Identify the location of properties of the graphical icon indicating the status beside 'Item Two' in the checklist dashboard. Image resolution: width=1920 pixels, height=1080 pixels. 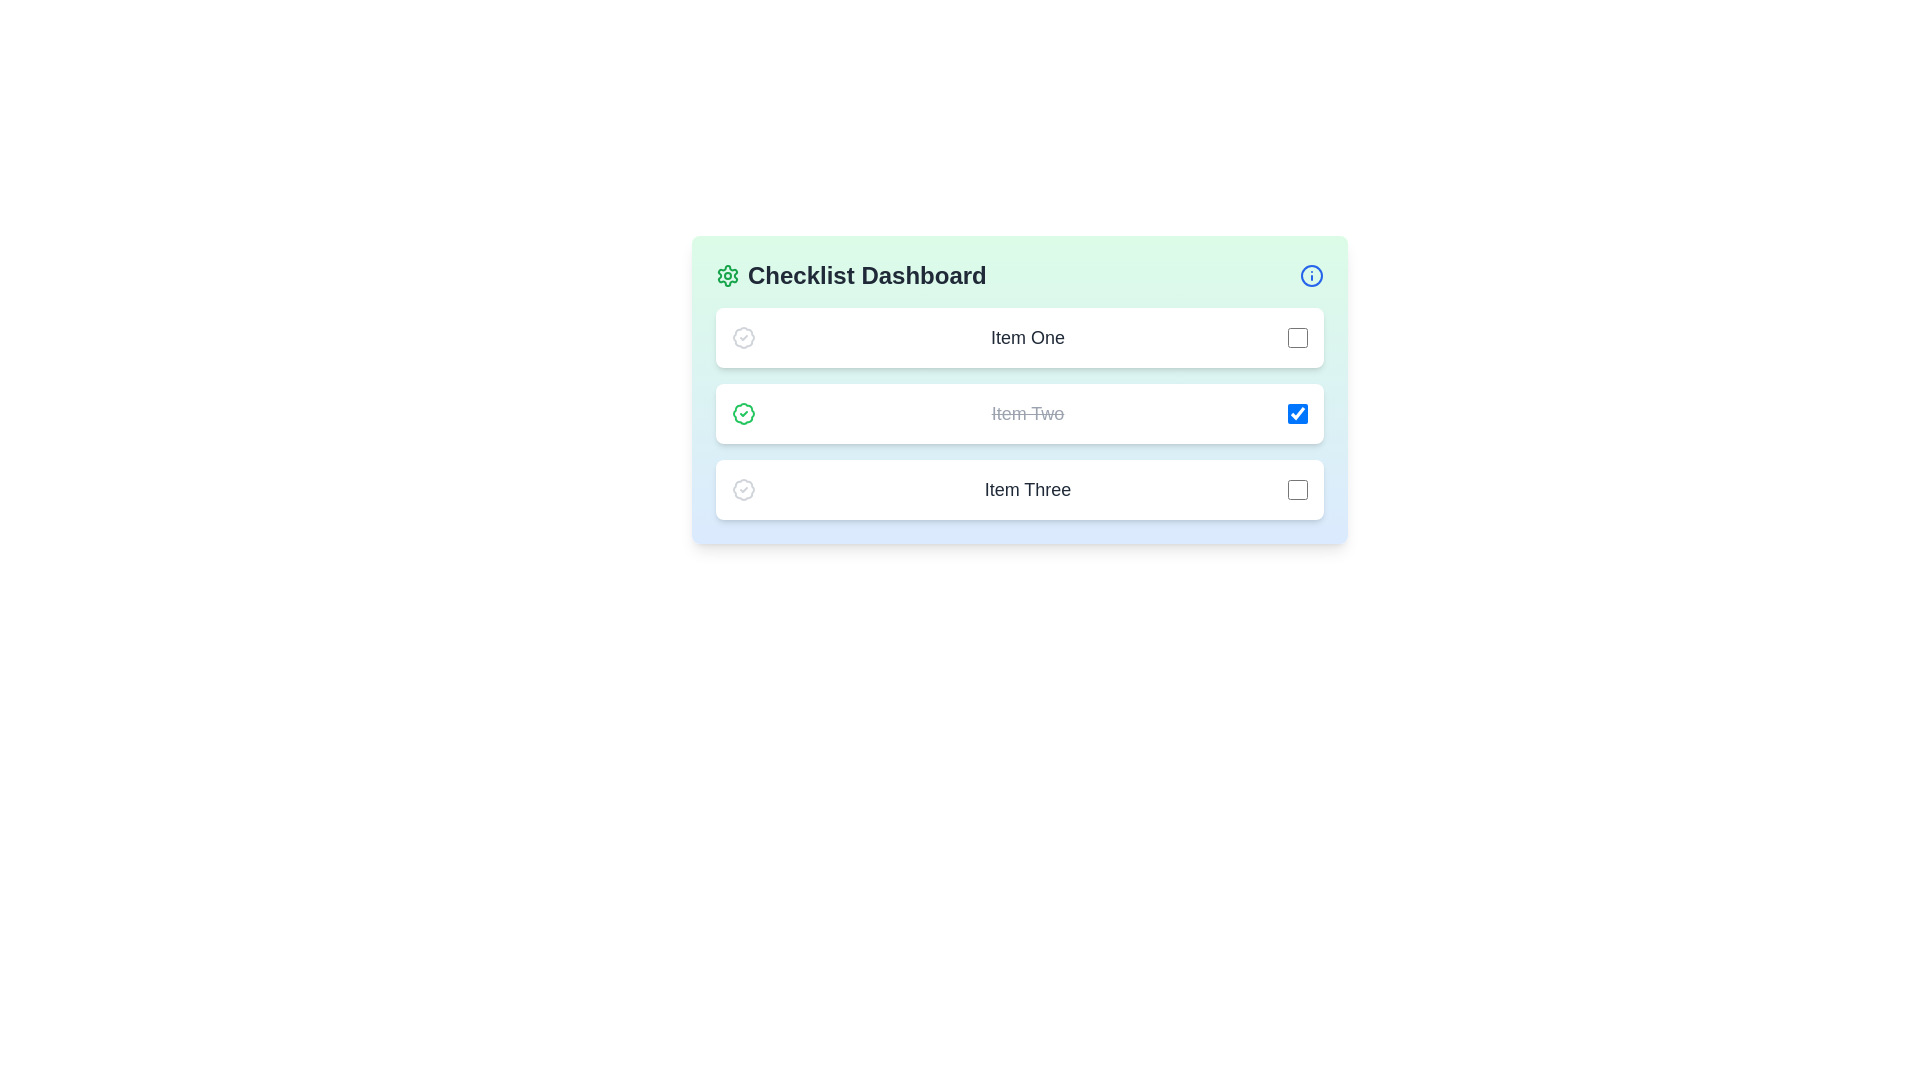
(743, 412).